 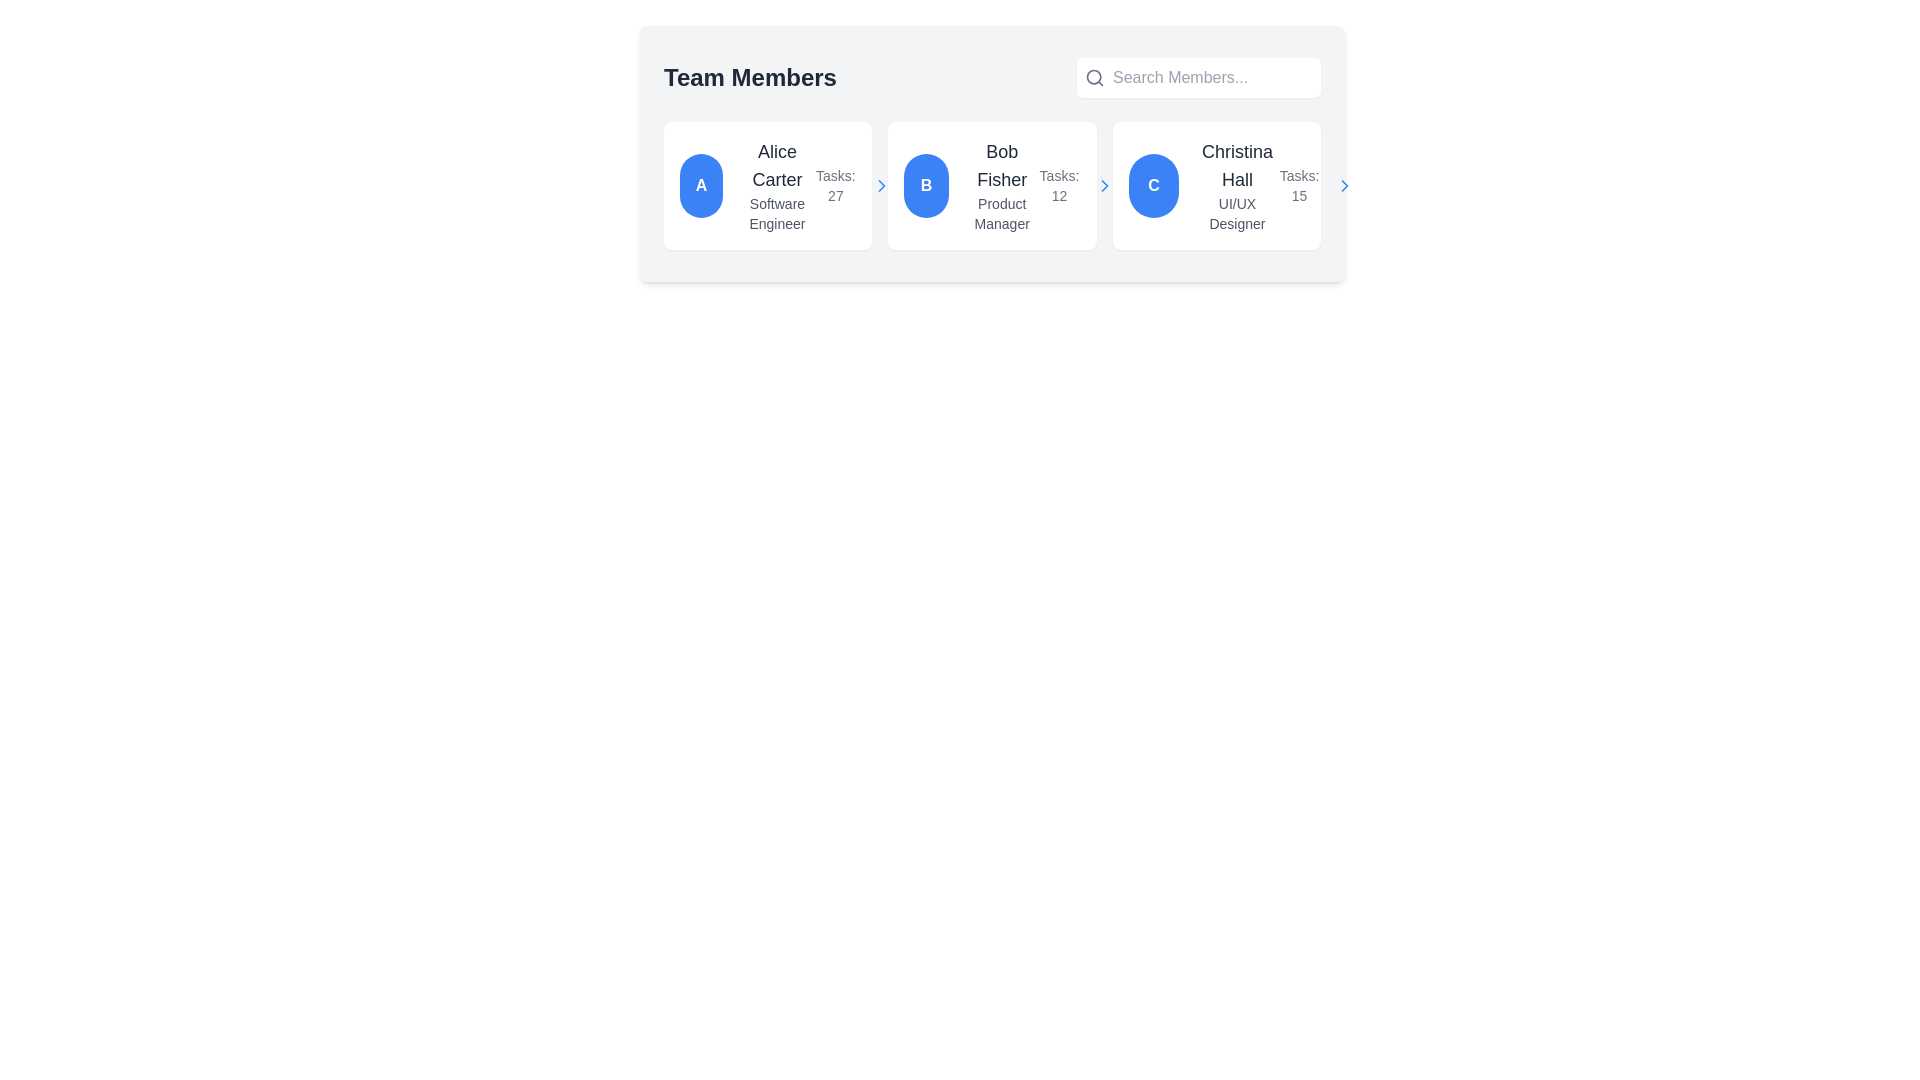 I want to click on the Interactive Icon located immediately to the right of the text 'Tasks: 12', so click(x=1104, y=185).